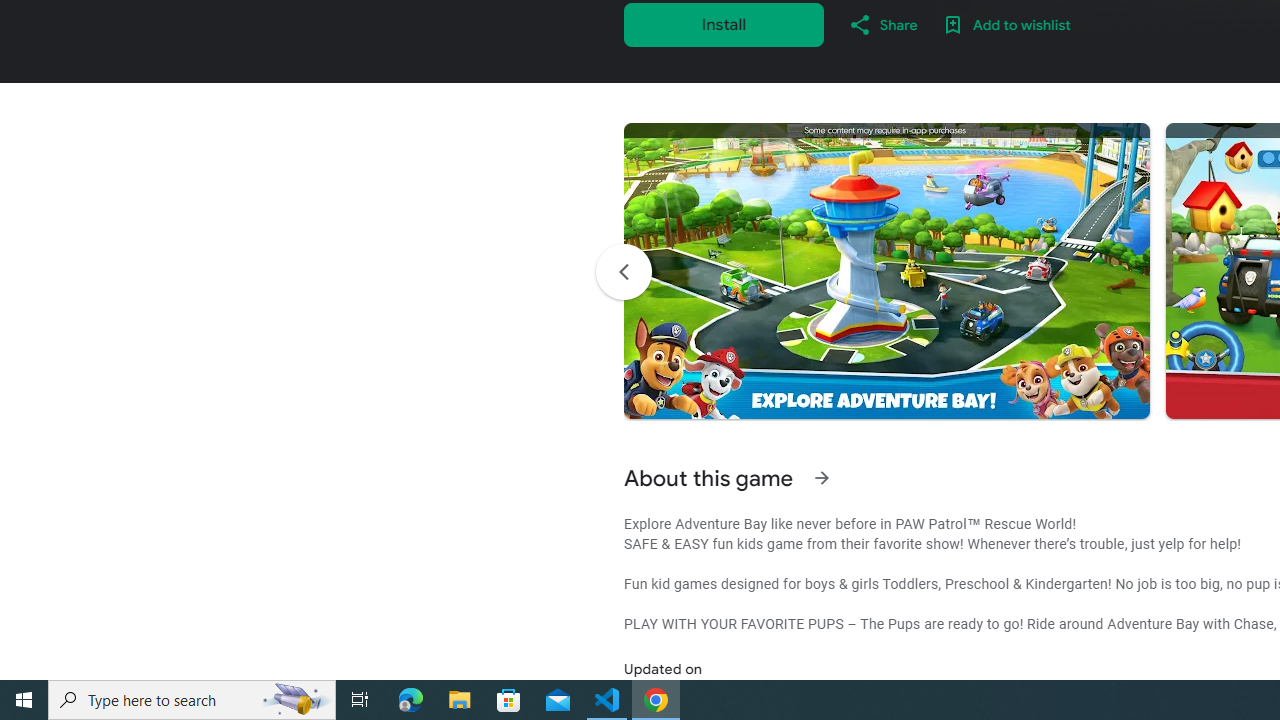 The width and height of the screenshot is (1280, 720). Describe the element at coordinates (622, 272) in the screenshot. I see `'Scroll Previous'` at that location.